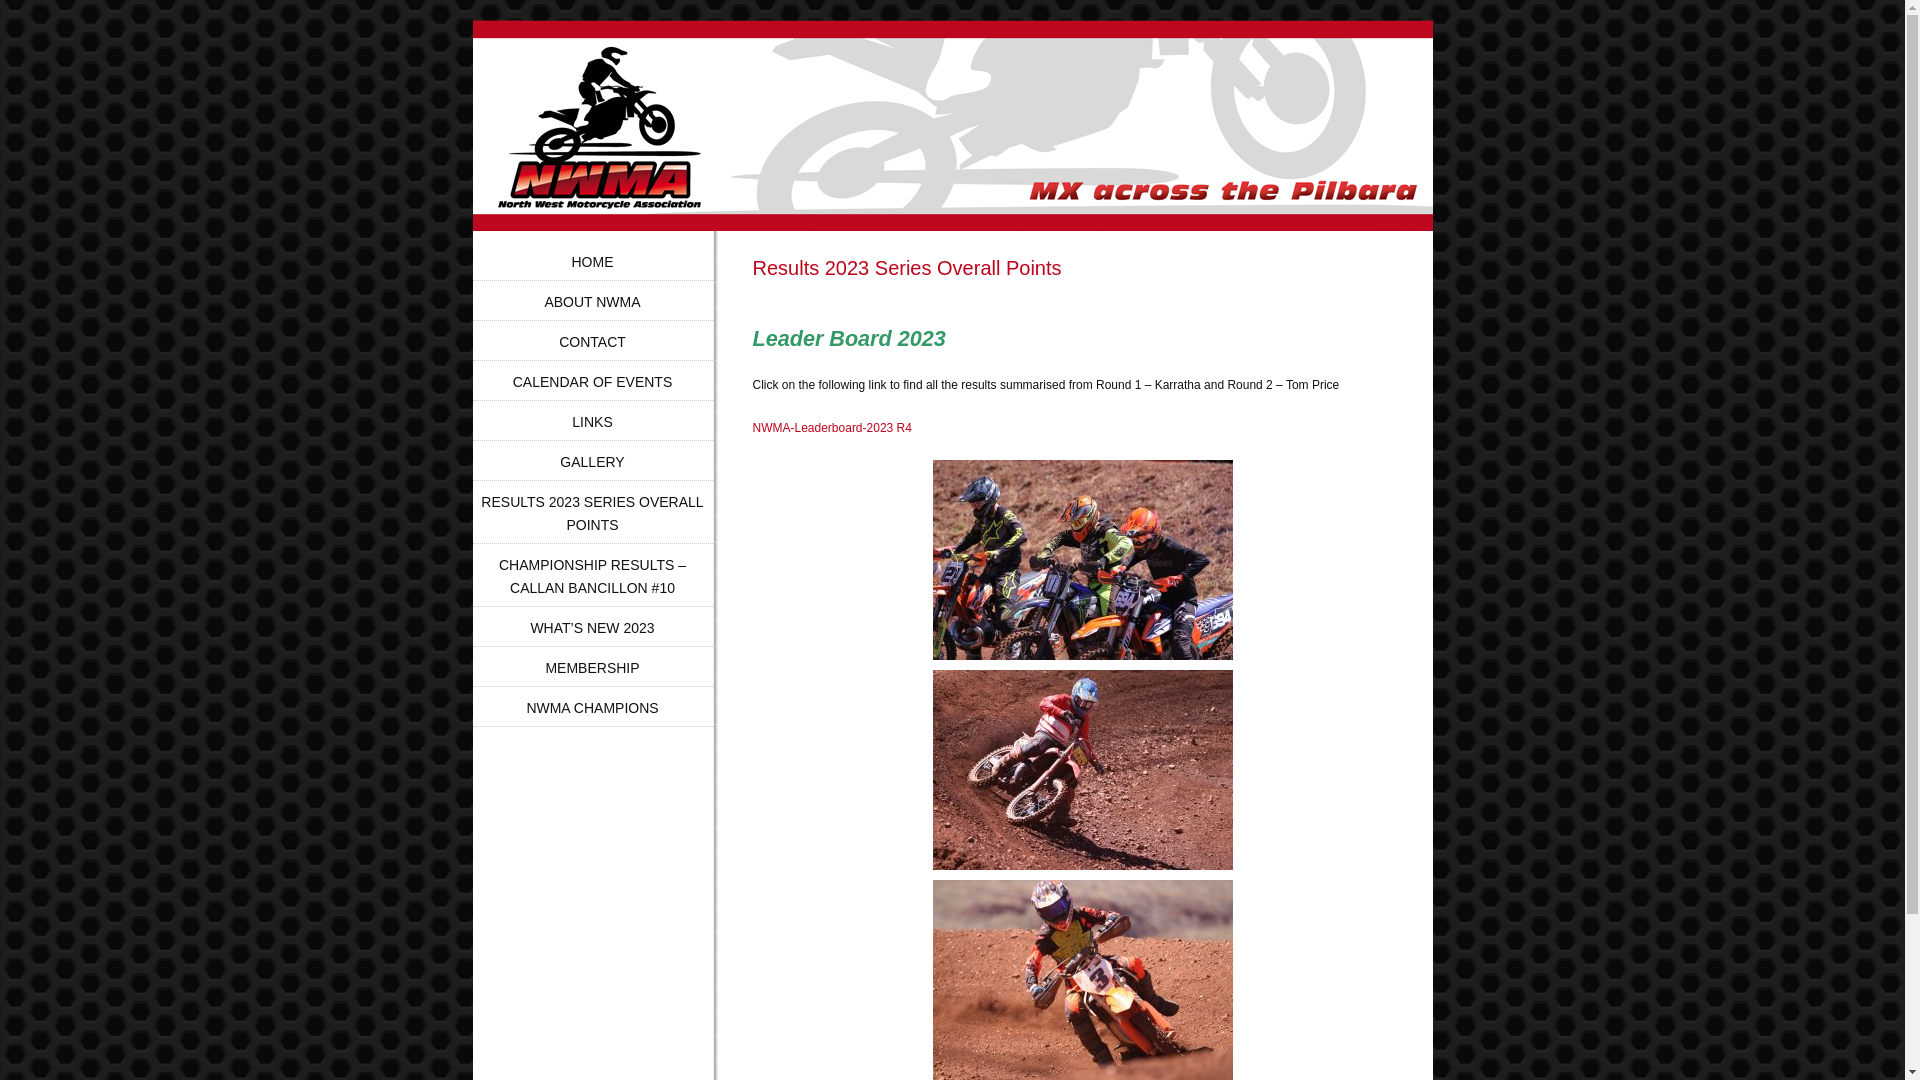 Image resolution: width=1920 pixels, height=1080 pixels. Describe the element at coordinates (591, 341) in the screenshot. I see `'CONTACT'` at that location.